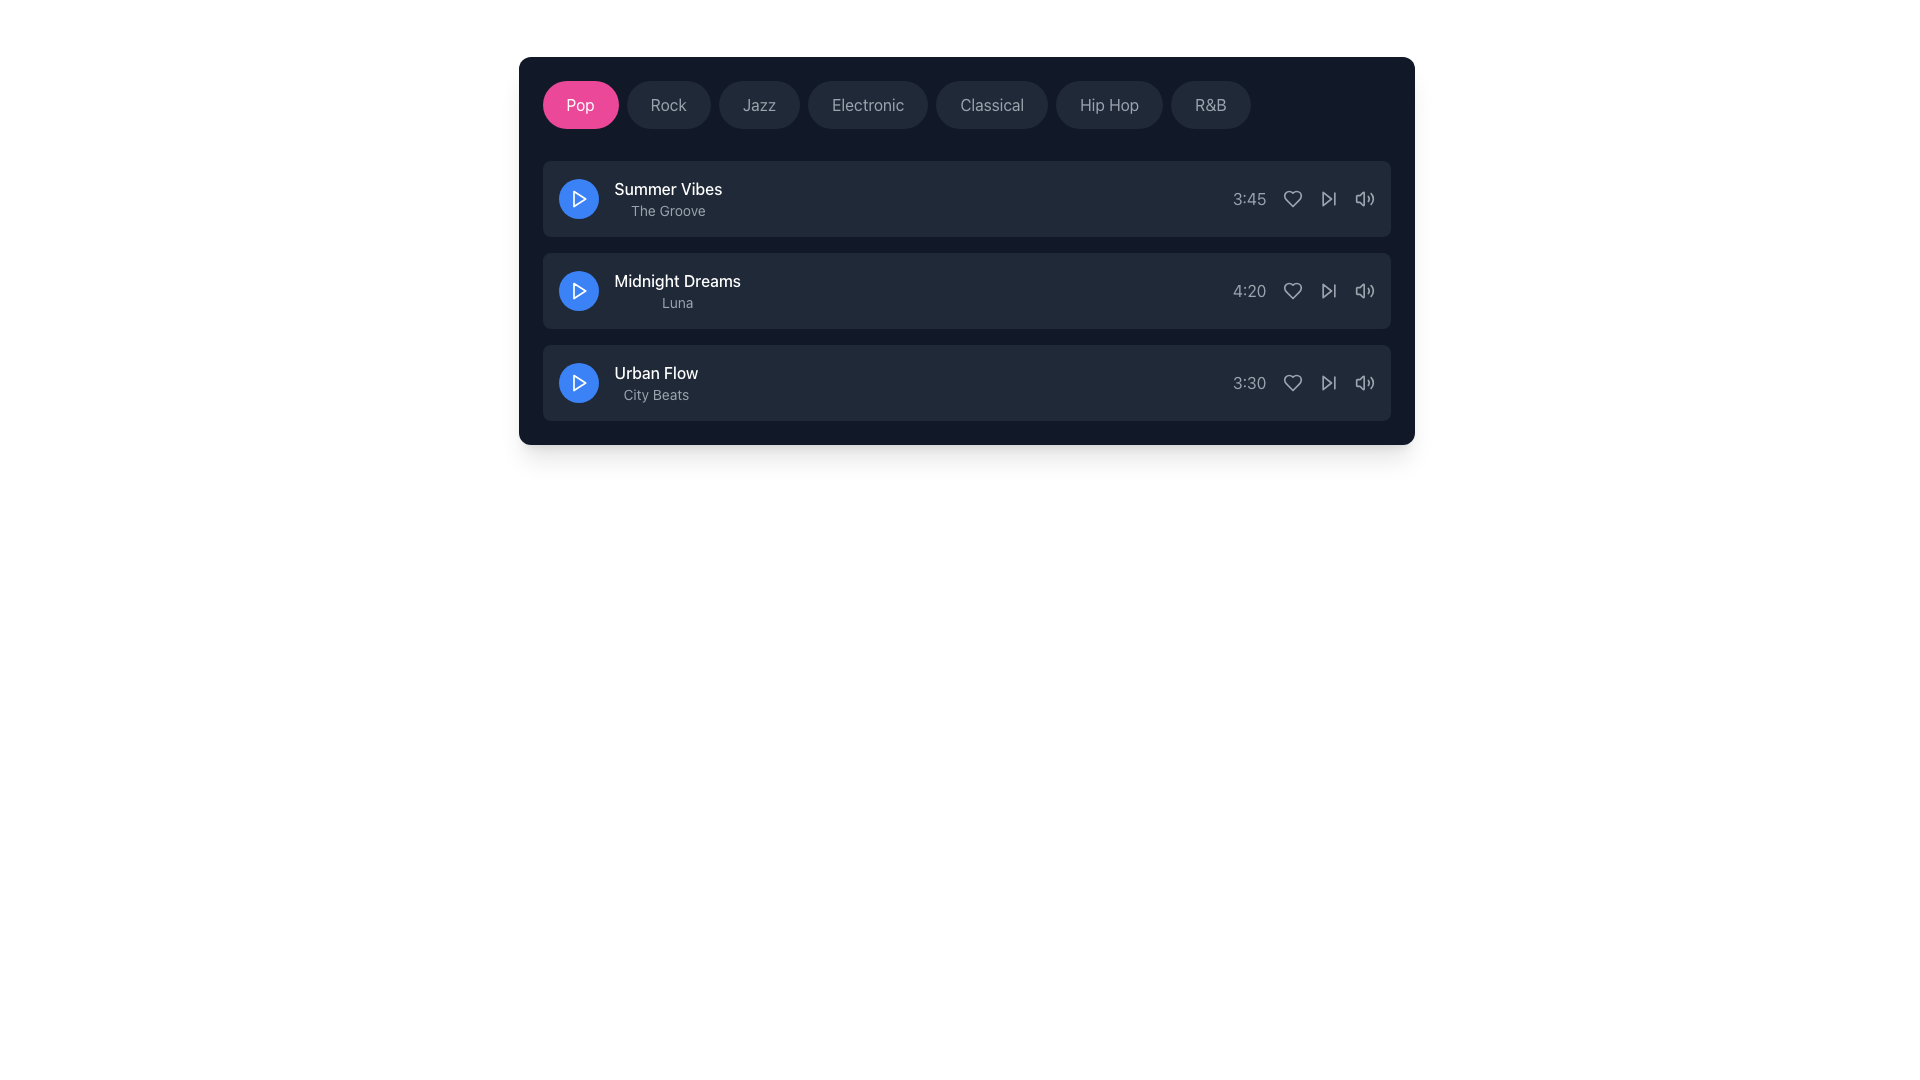 The height and width of the screenshot is (1080, 1920). I want to click on the triangular forward icon located beside the 'Midnight Dreams' song in the control section of the second song in the list, so click(1326, 290).